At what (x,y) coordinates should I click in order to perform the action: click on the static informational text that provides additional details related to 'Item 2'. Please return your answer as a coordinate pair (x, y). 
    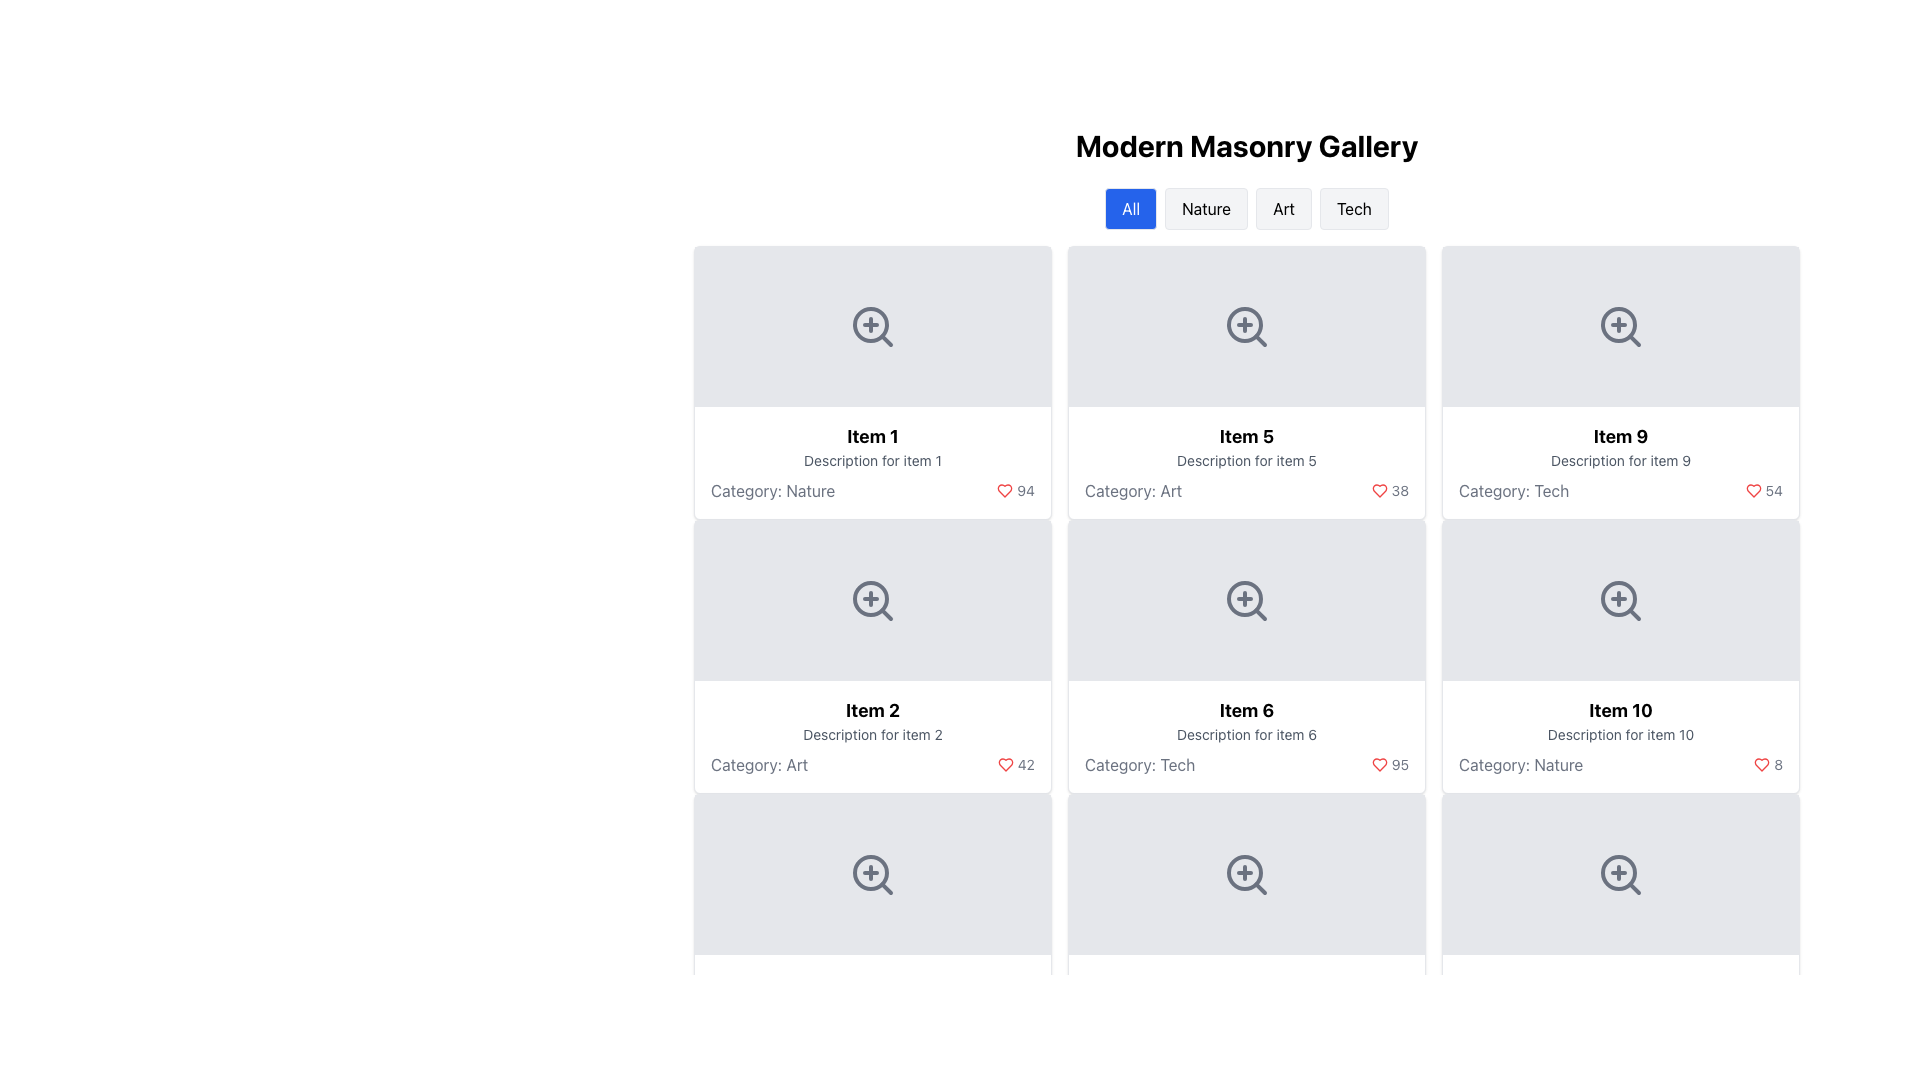
    Looking at the image, I should click on (873, 735).